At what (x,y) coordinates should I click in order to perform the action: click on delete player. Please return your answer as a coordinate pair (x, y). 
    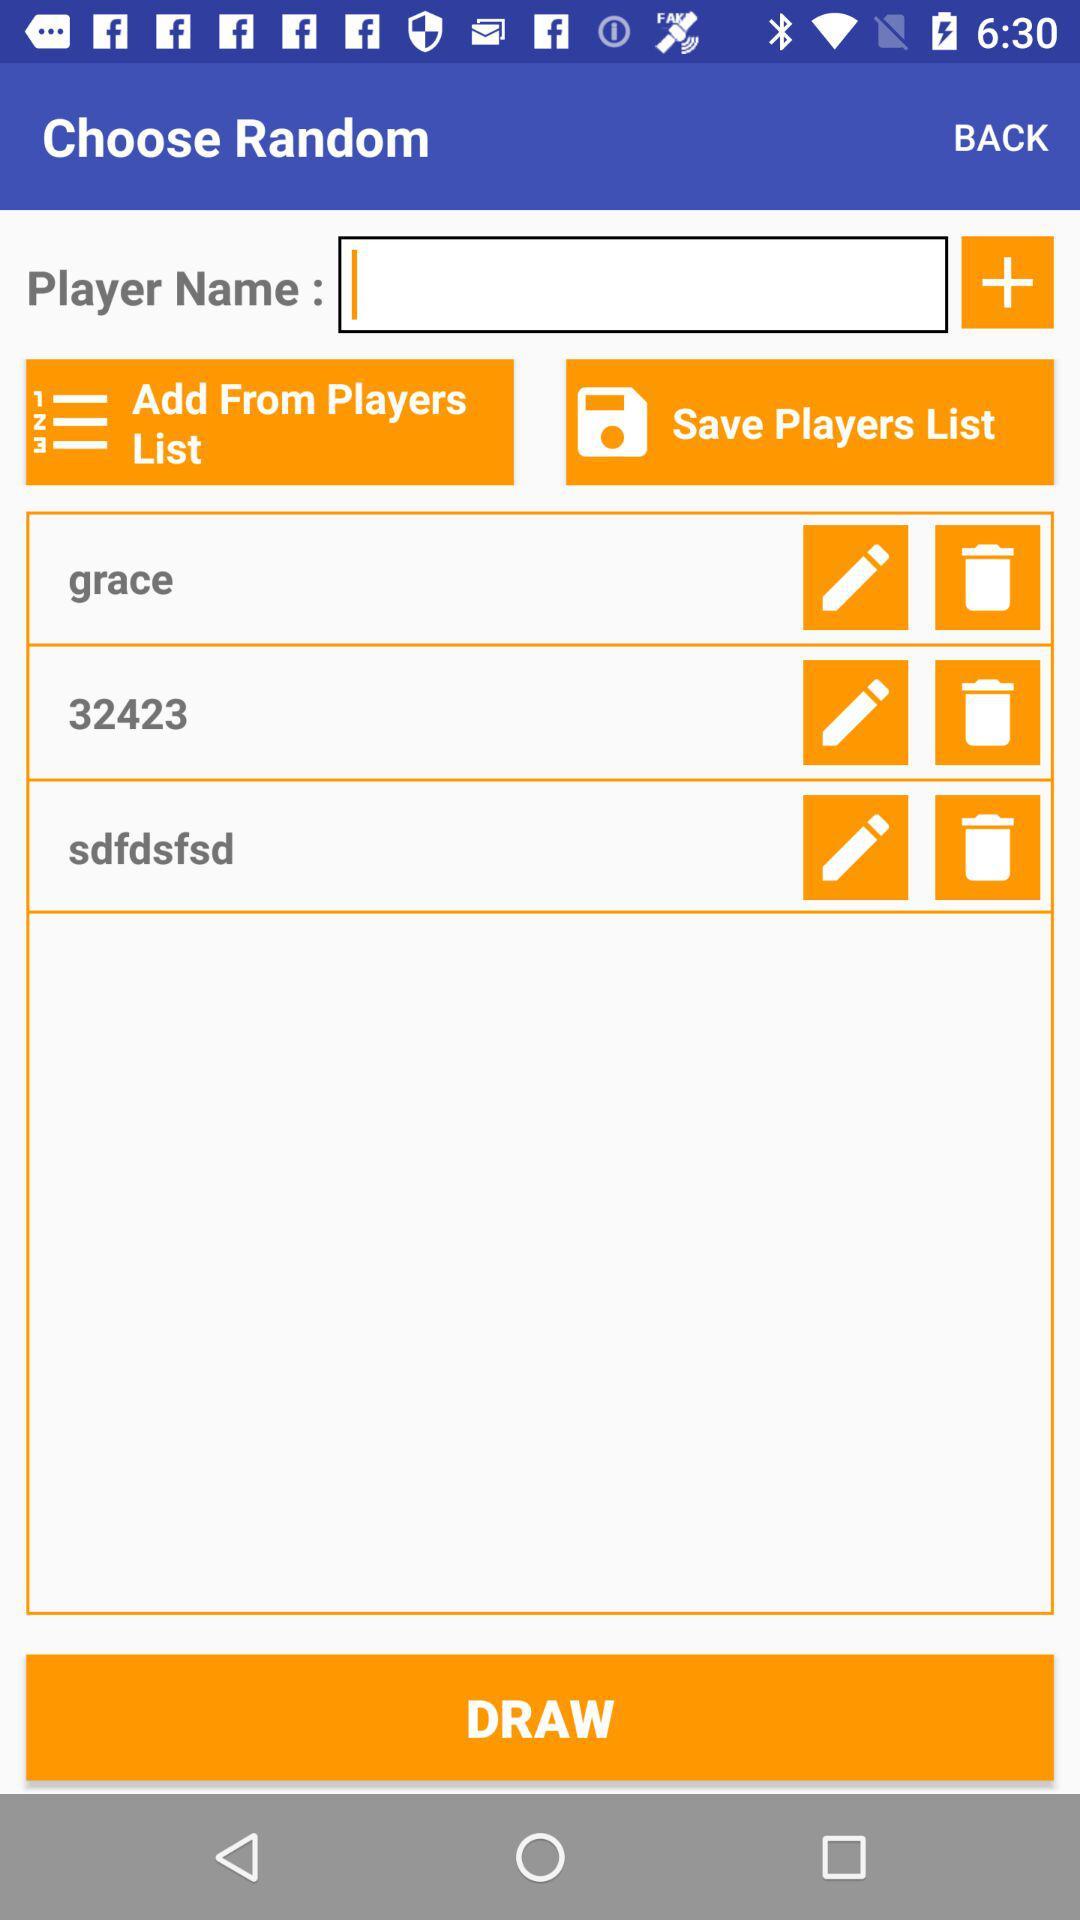
    Looking at the image, I should click on (986, 847).